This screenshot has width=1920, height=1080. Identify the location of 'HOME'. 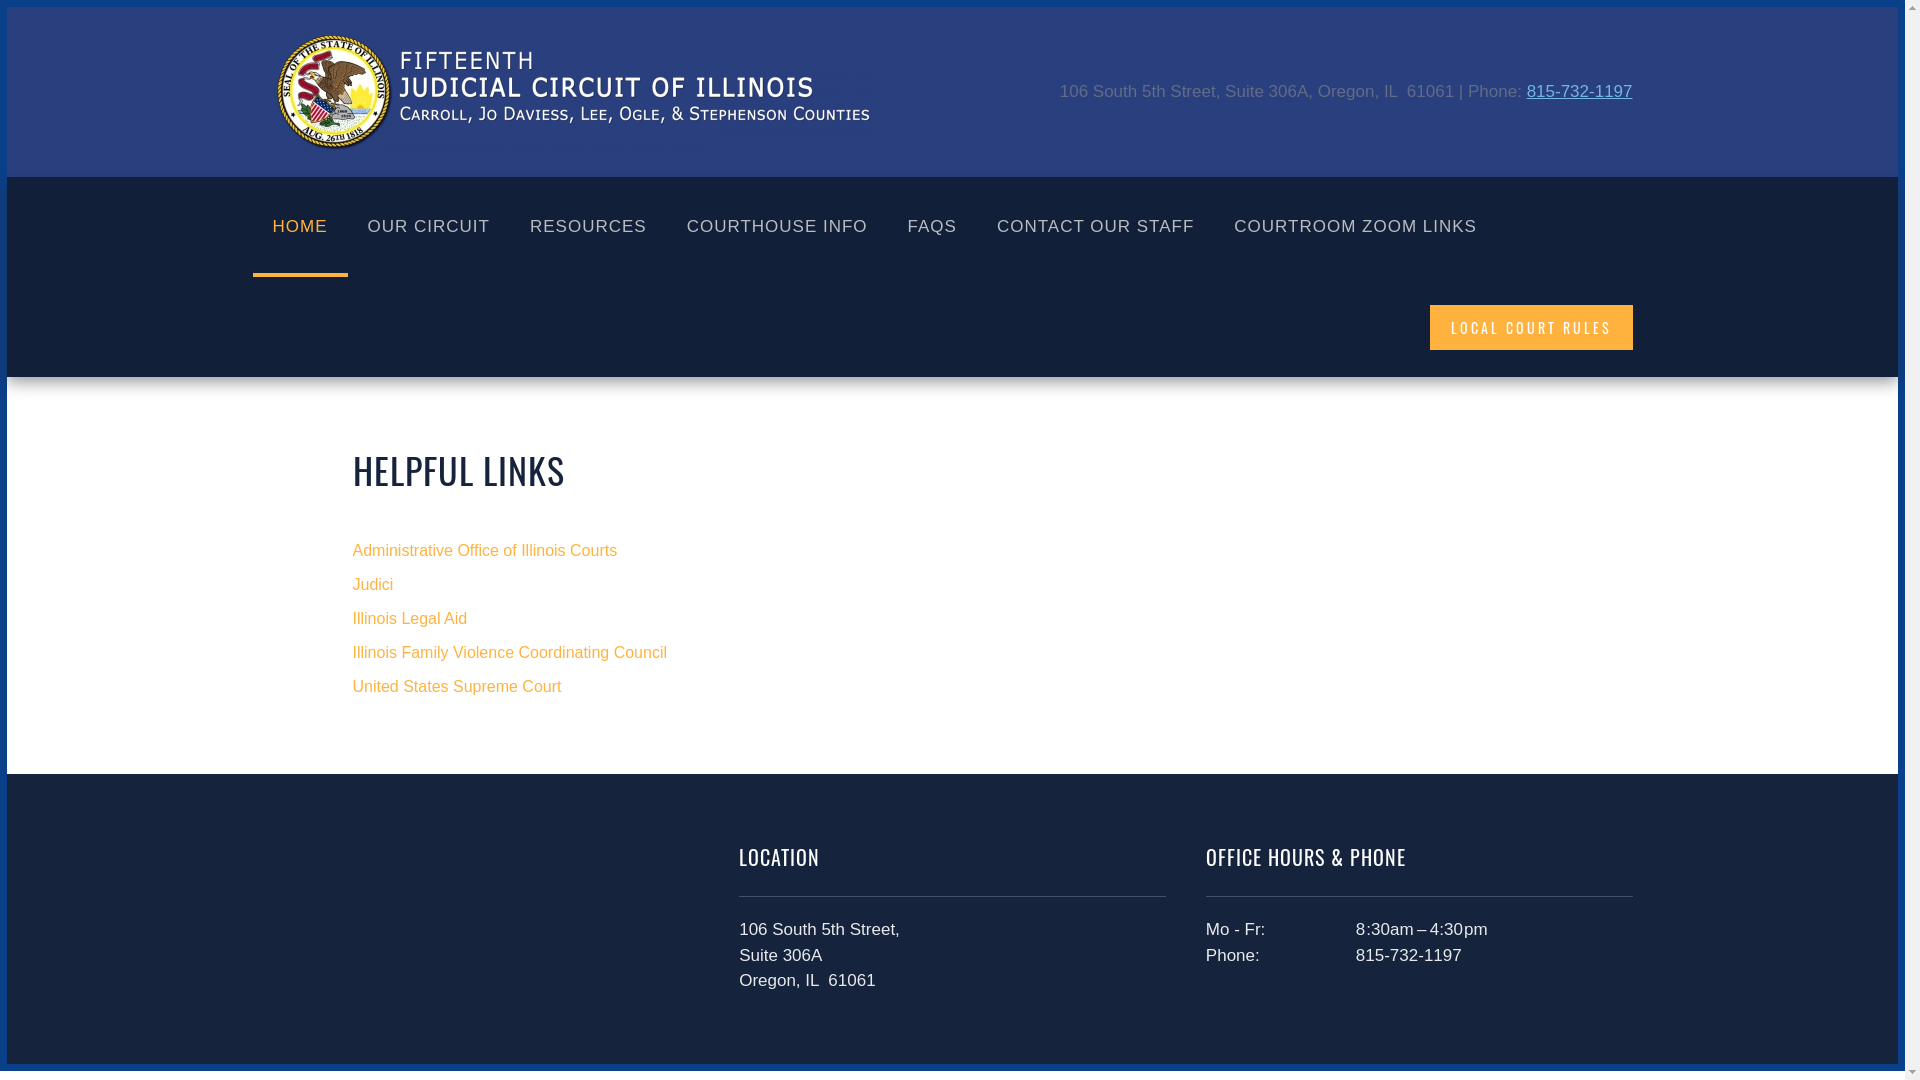
(298, 226).